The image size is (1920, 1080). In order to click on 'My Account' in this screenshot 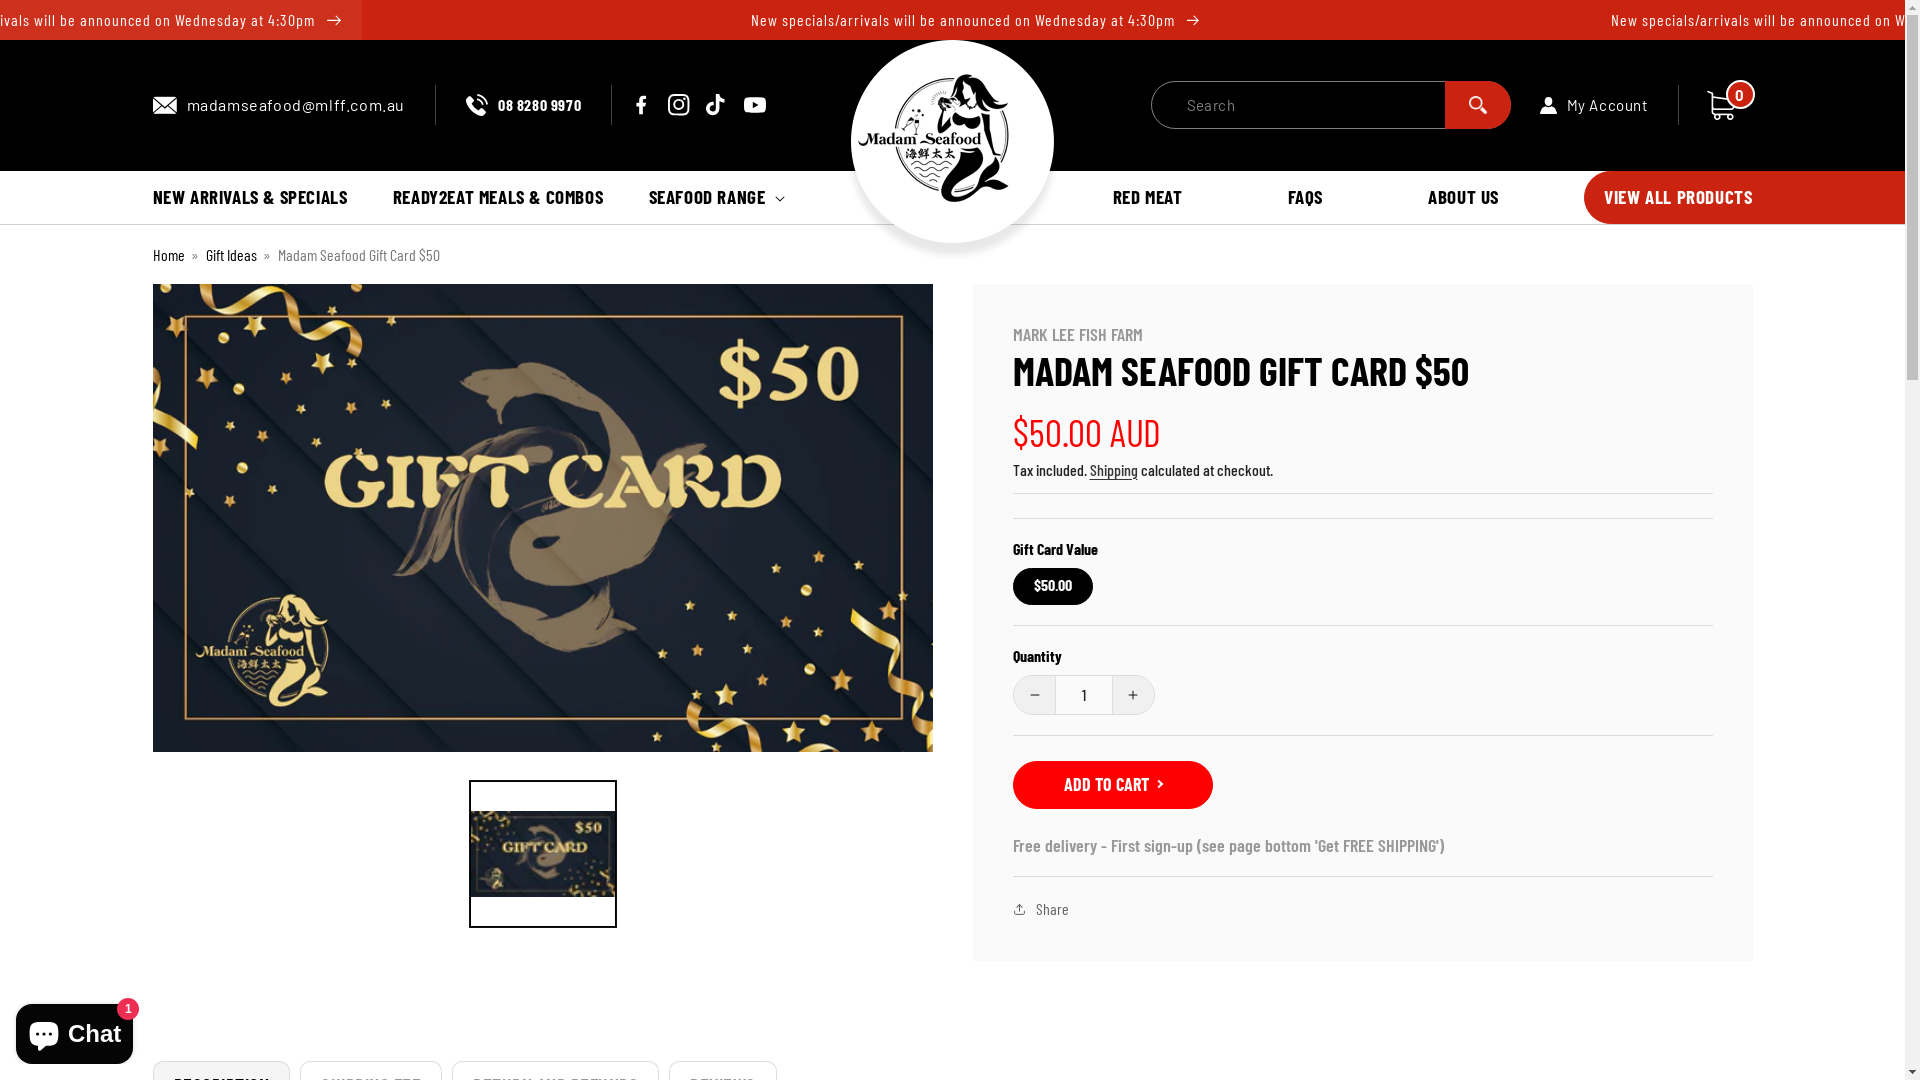, I will do `click(1539, 104)`.